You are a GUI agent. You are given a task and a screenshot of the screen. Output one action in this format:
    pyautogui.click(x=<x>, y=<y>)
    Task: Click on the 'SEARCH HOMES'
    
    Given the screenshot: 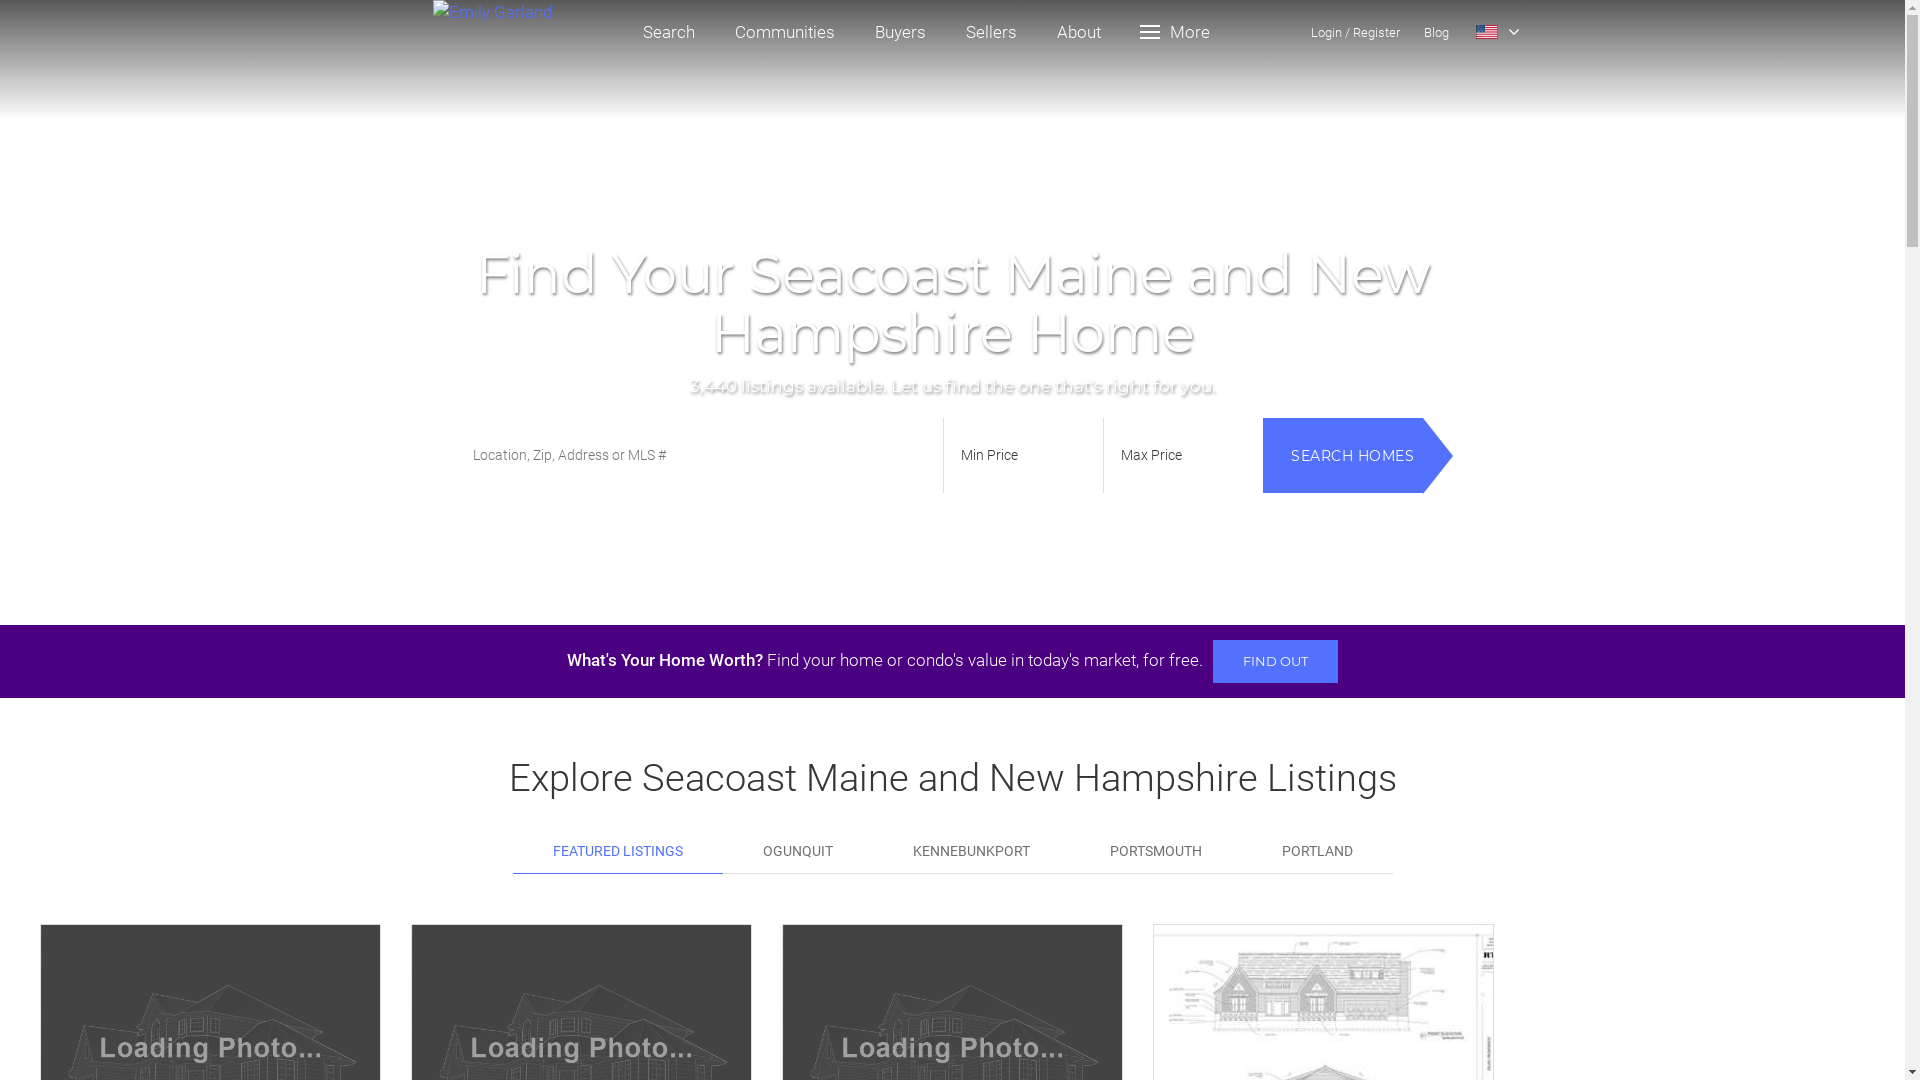 What is the action you would take?
    pyautogui.click(x=1342, y=455)
    